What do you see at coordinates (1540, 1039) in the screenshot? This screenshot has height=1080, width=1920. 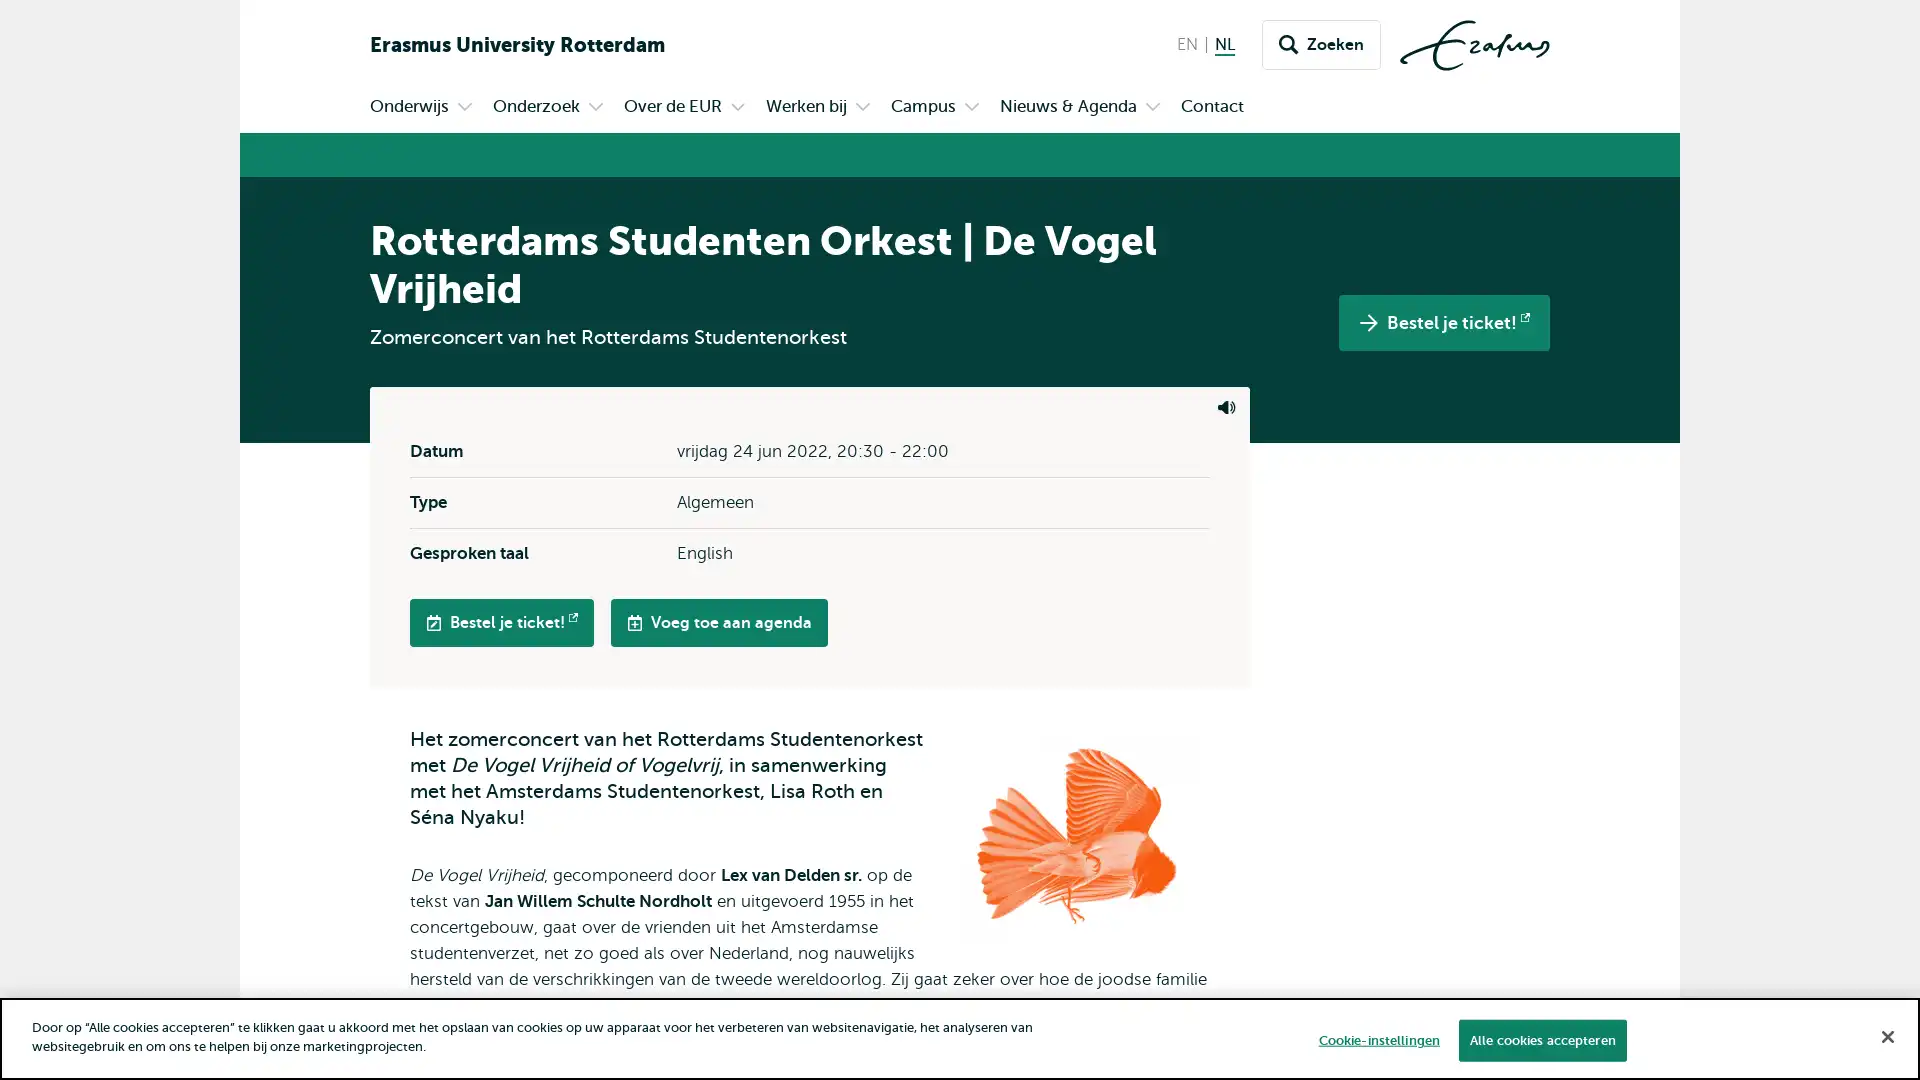 I see `Alle cookies accepteren` at bounding box center [1540, 1039].